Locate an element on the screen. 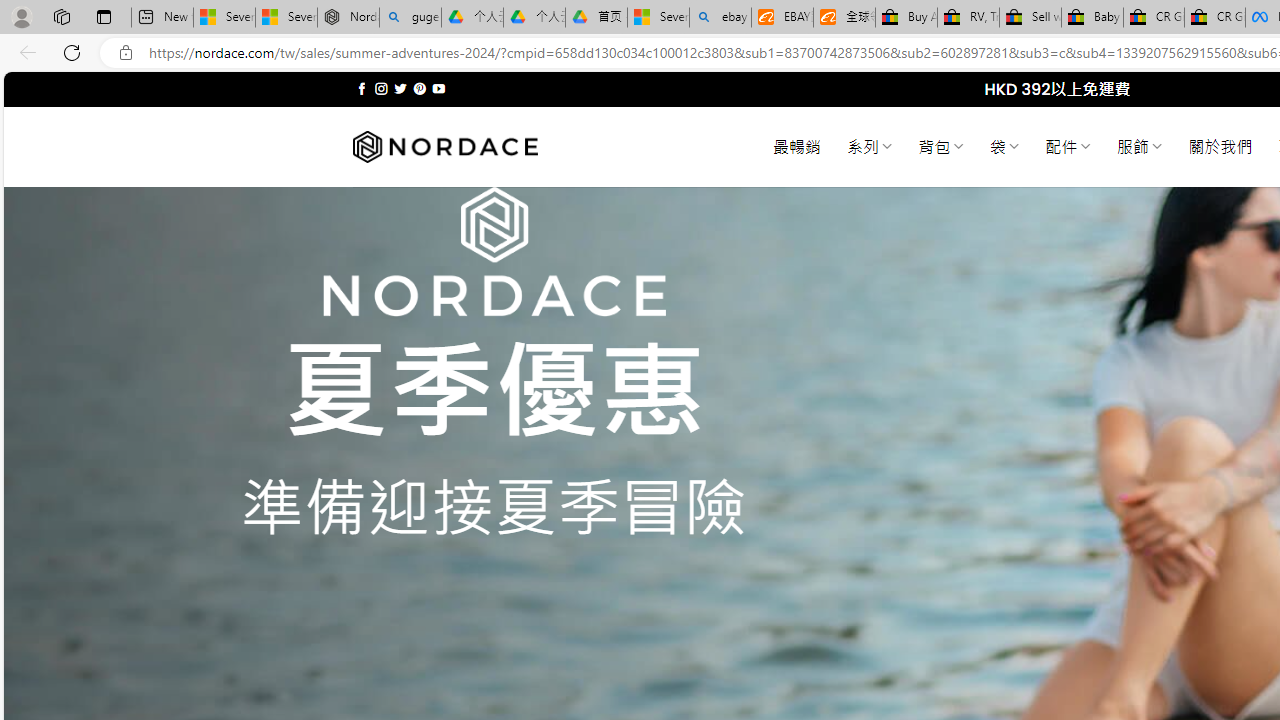  'Follow on YouTube' is located at coordinates (438, 88).